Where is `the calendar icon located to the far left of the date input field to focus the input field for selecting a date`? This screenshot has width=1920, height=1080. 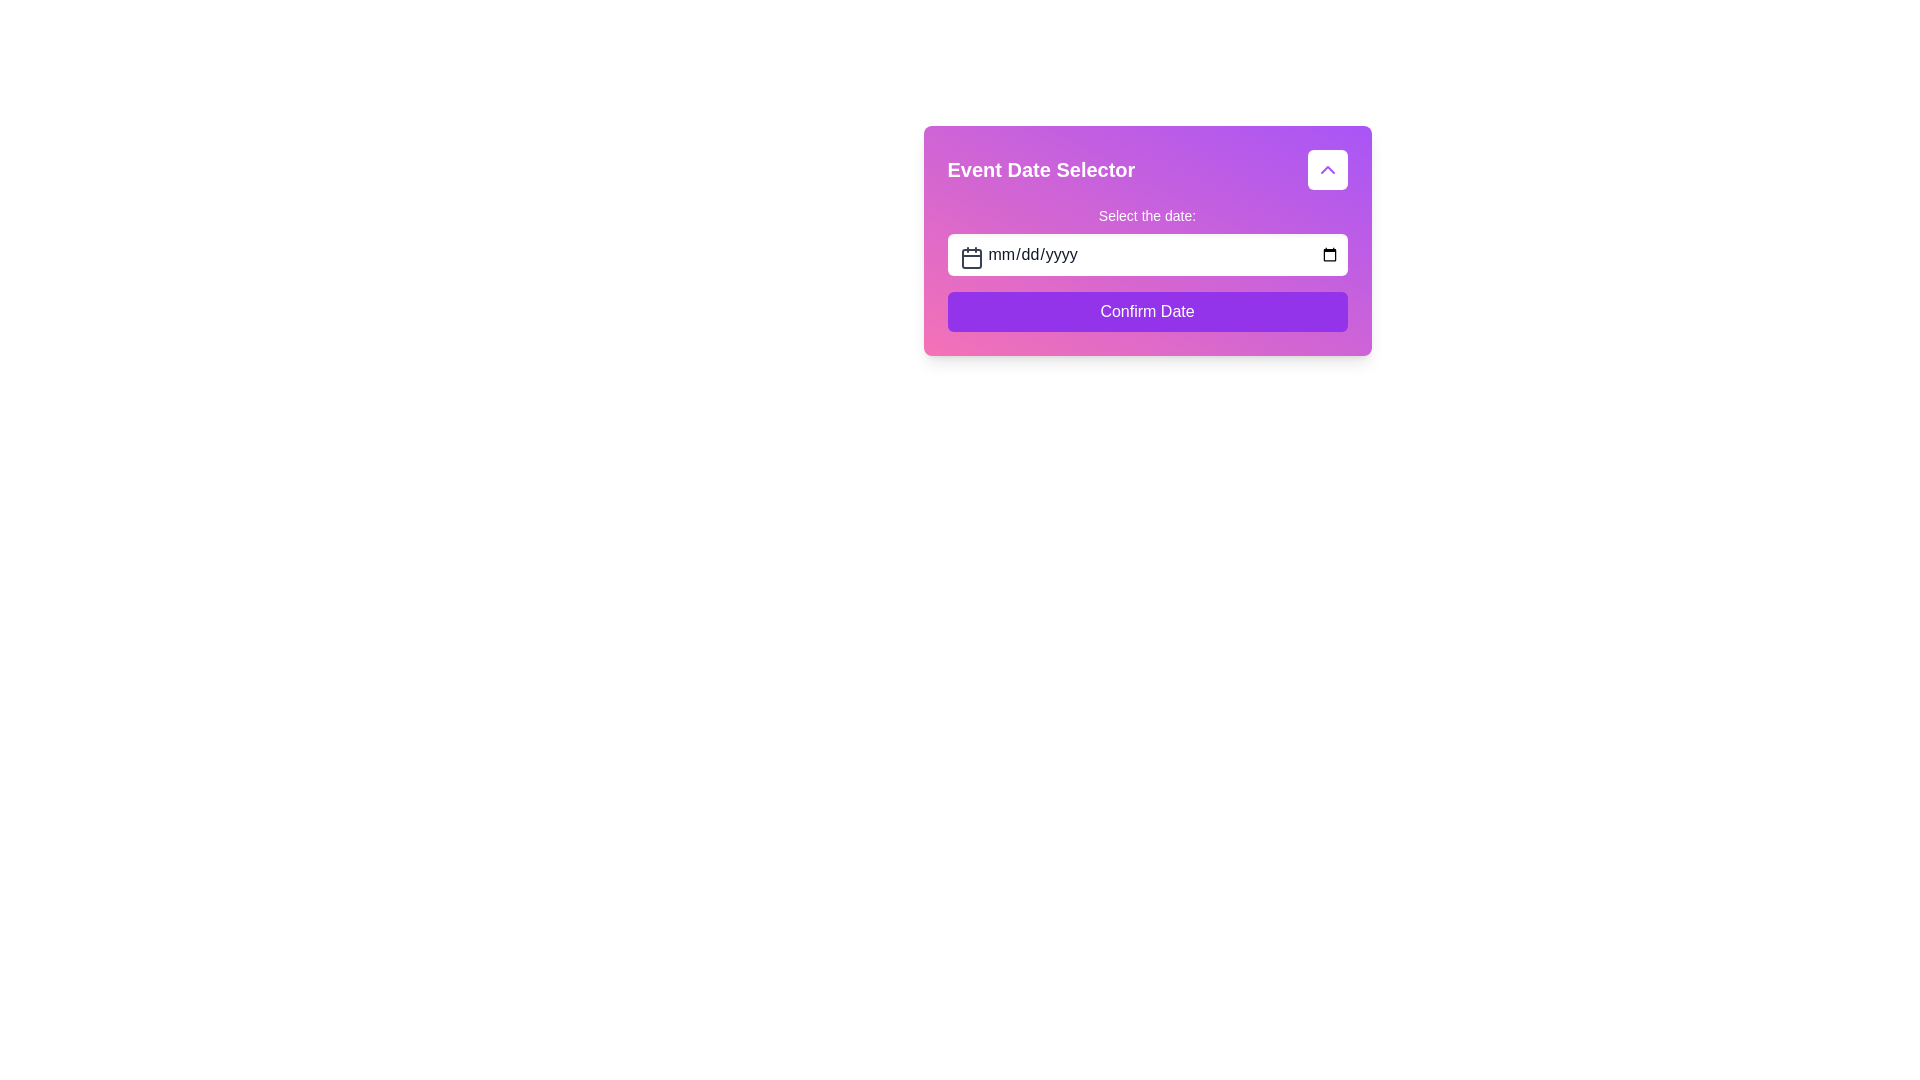
the calendar icon located to the far left of the date input field to focus the input field for selecting a date is located at coordinates (971, 257).